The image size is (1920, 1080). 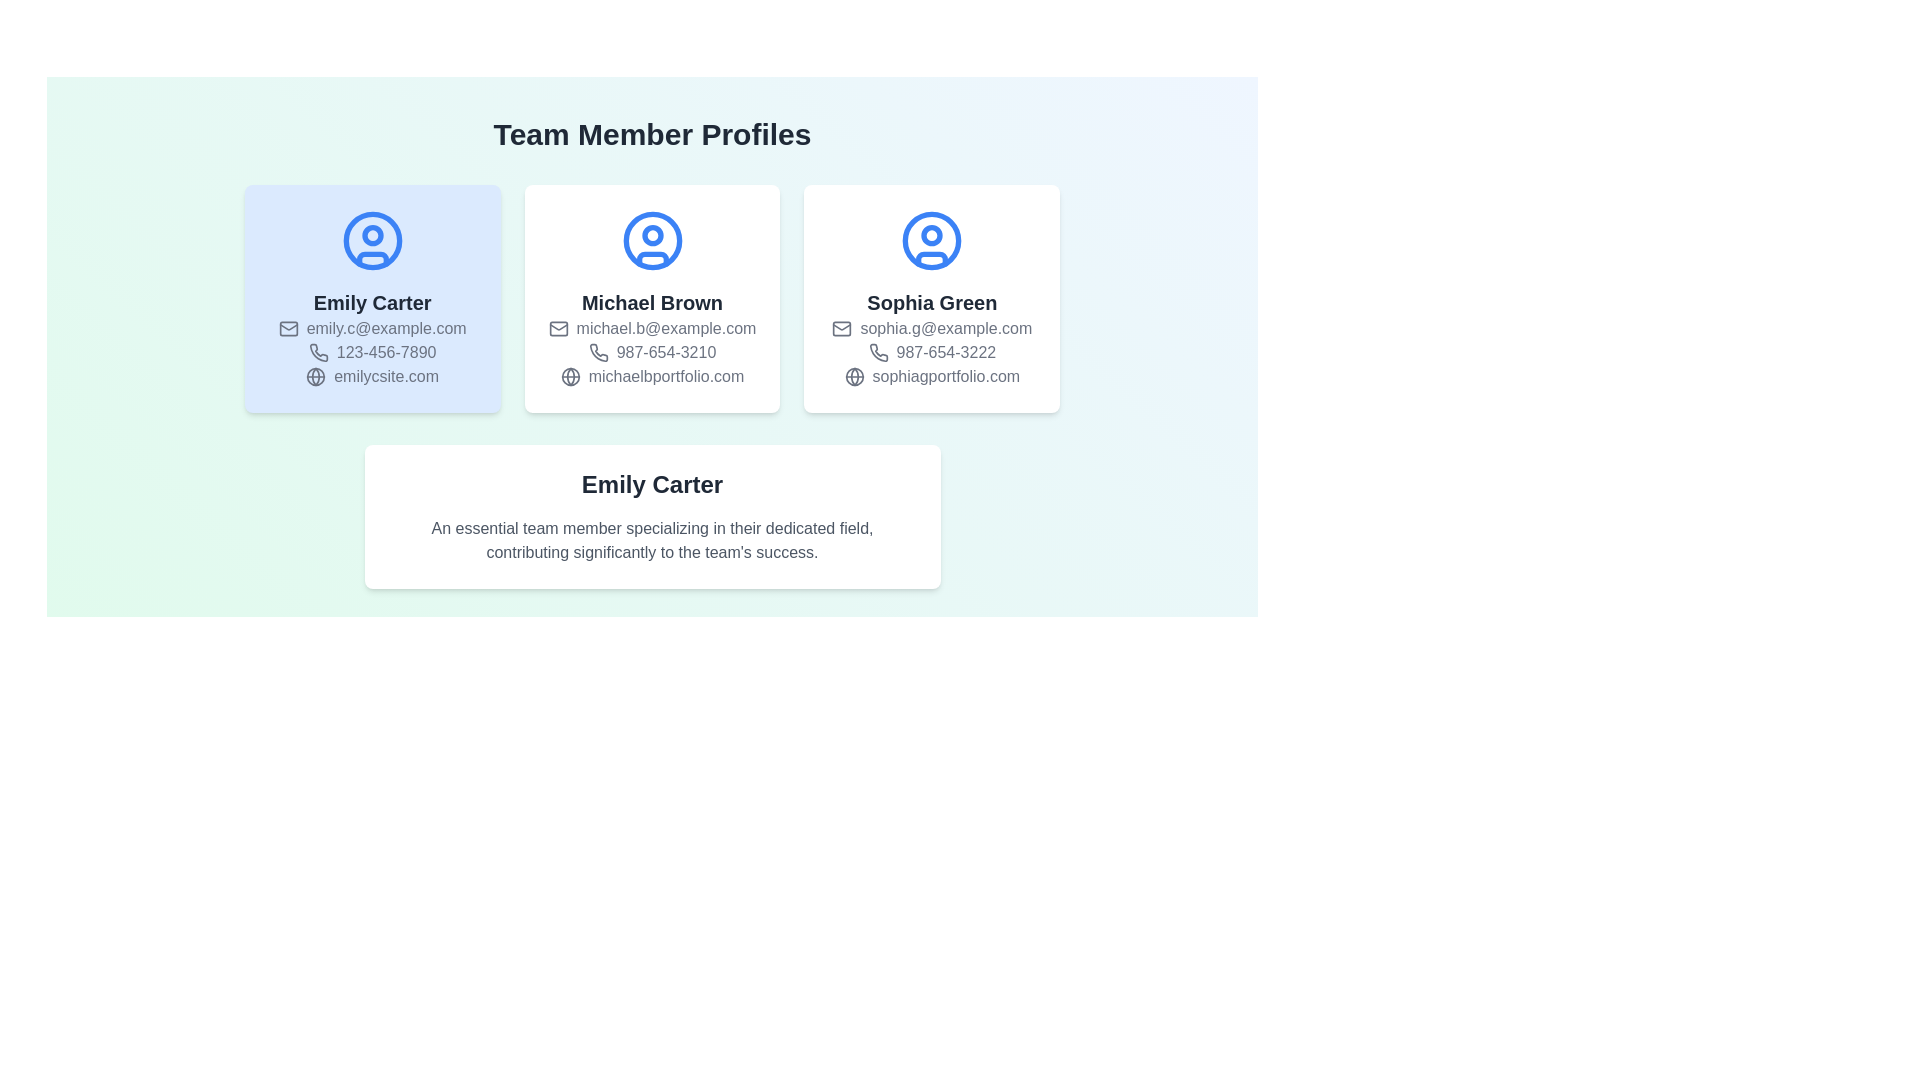 I want to click on the text label 'Emily Carter' which is displayed in bold font and is part of the profile card, located directly below the user icon, so click(x=372, y=303).